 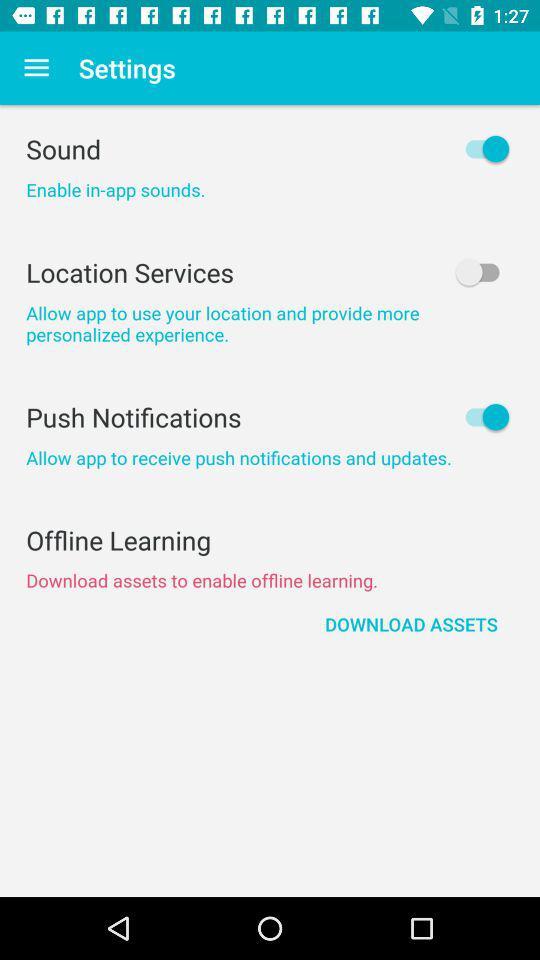 What do you see at coordinates (36, 68) in the screenshot?
I see `the item above sound` at bounding box center [36, 68].